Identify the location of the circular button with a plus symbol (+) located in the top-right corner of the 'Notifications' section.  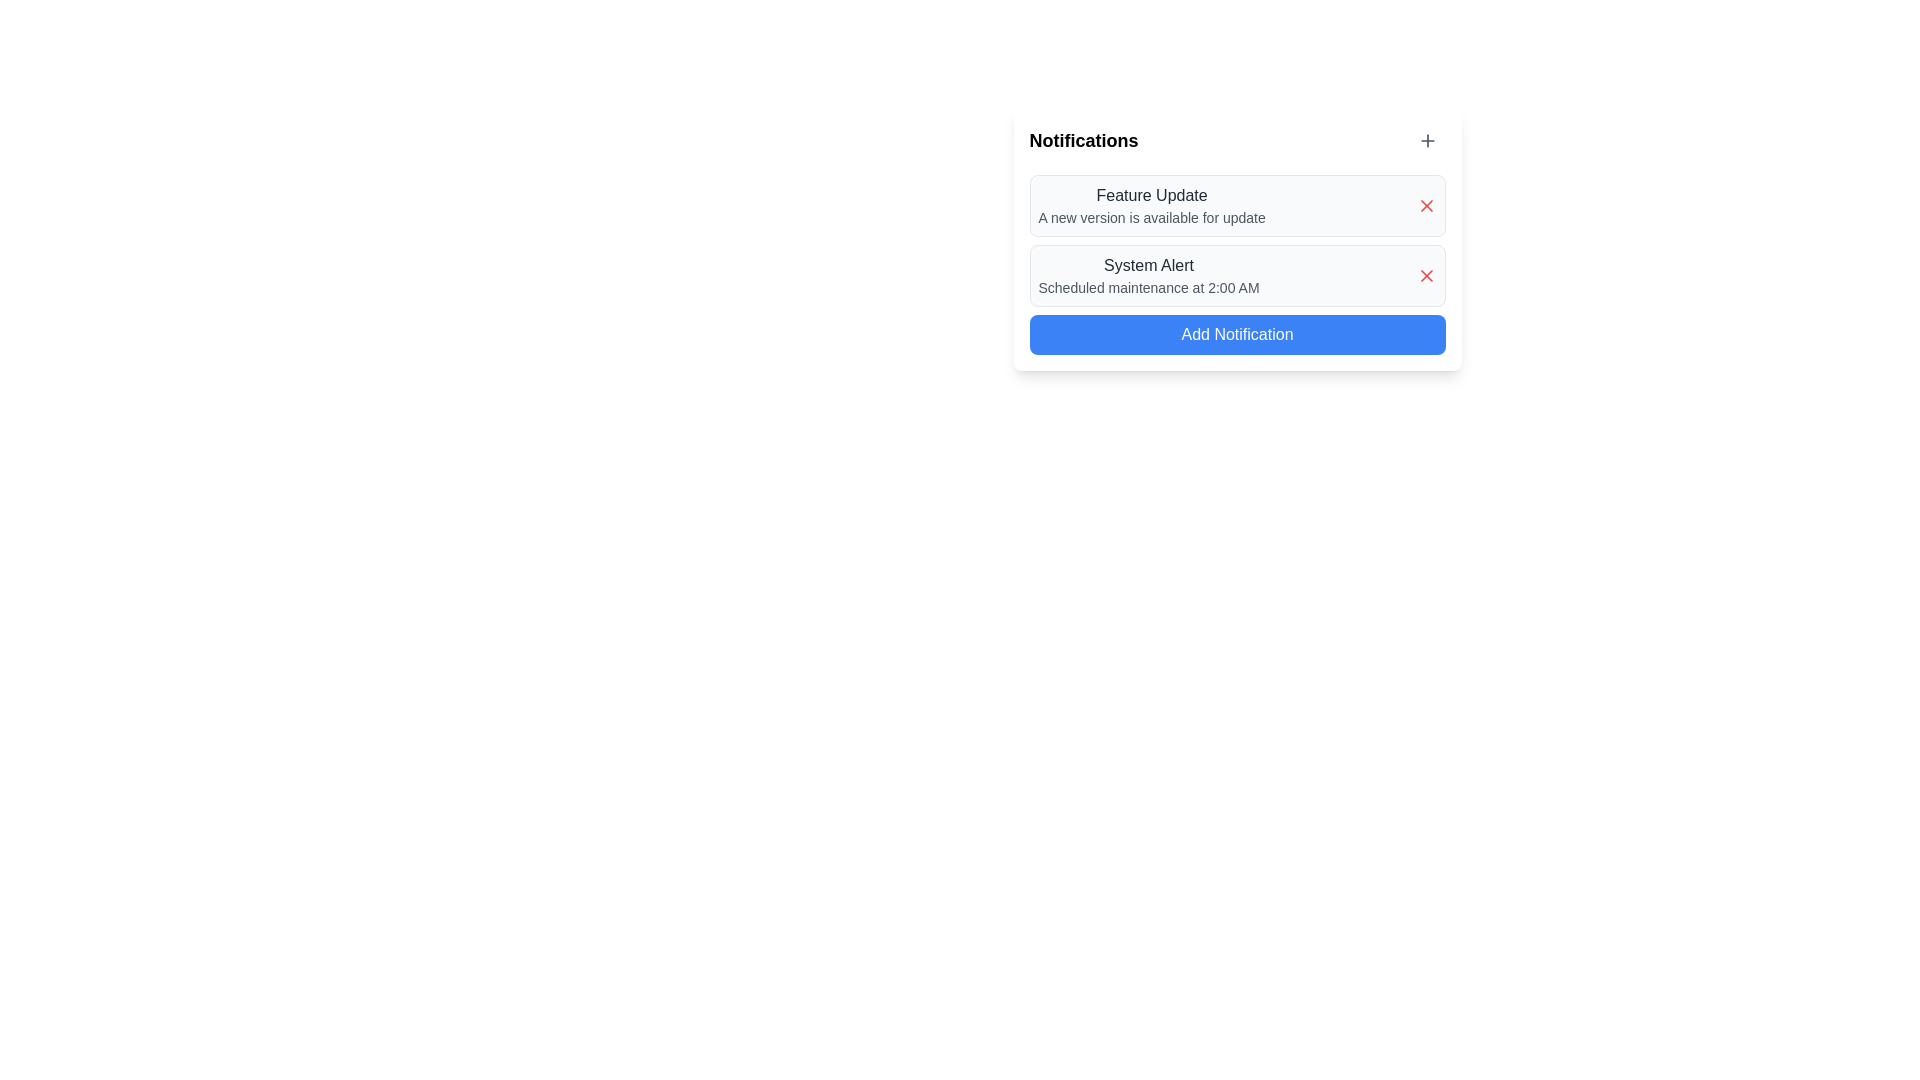
(1426, 140).